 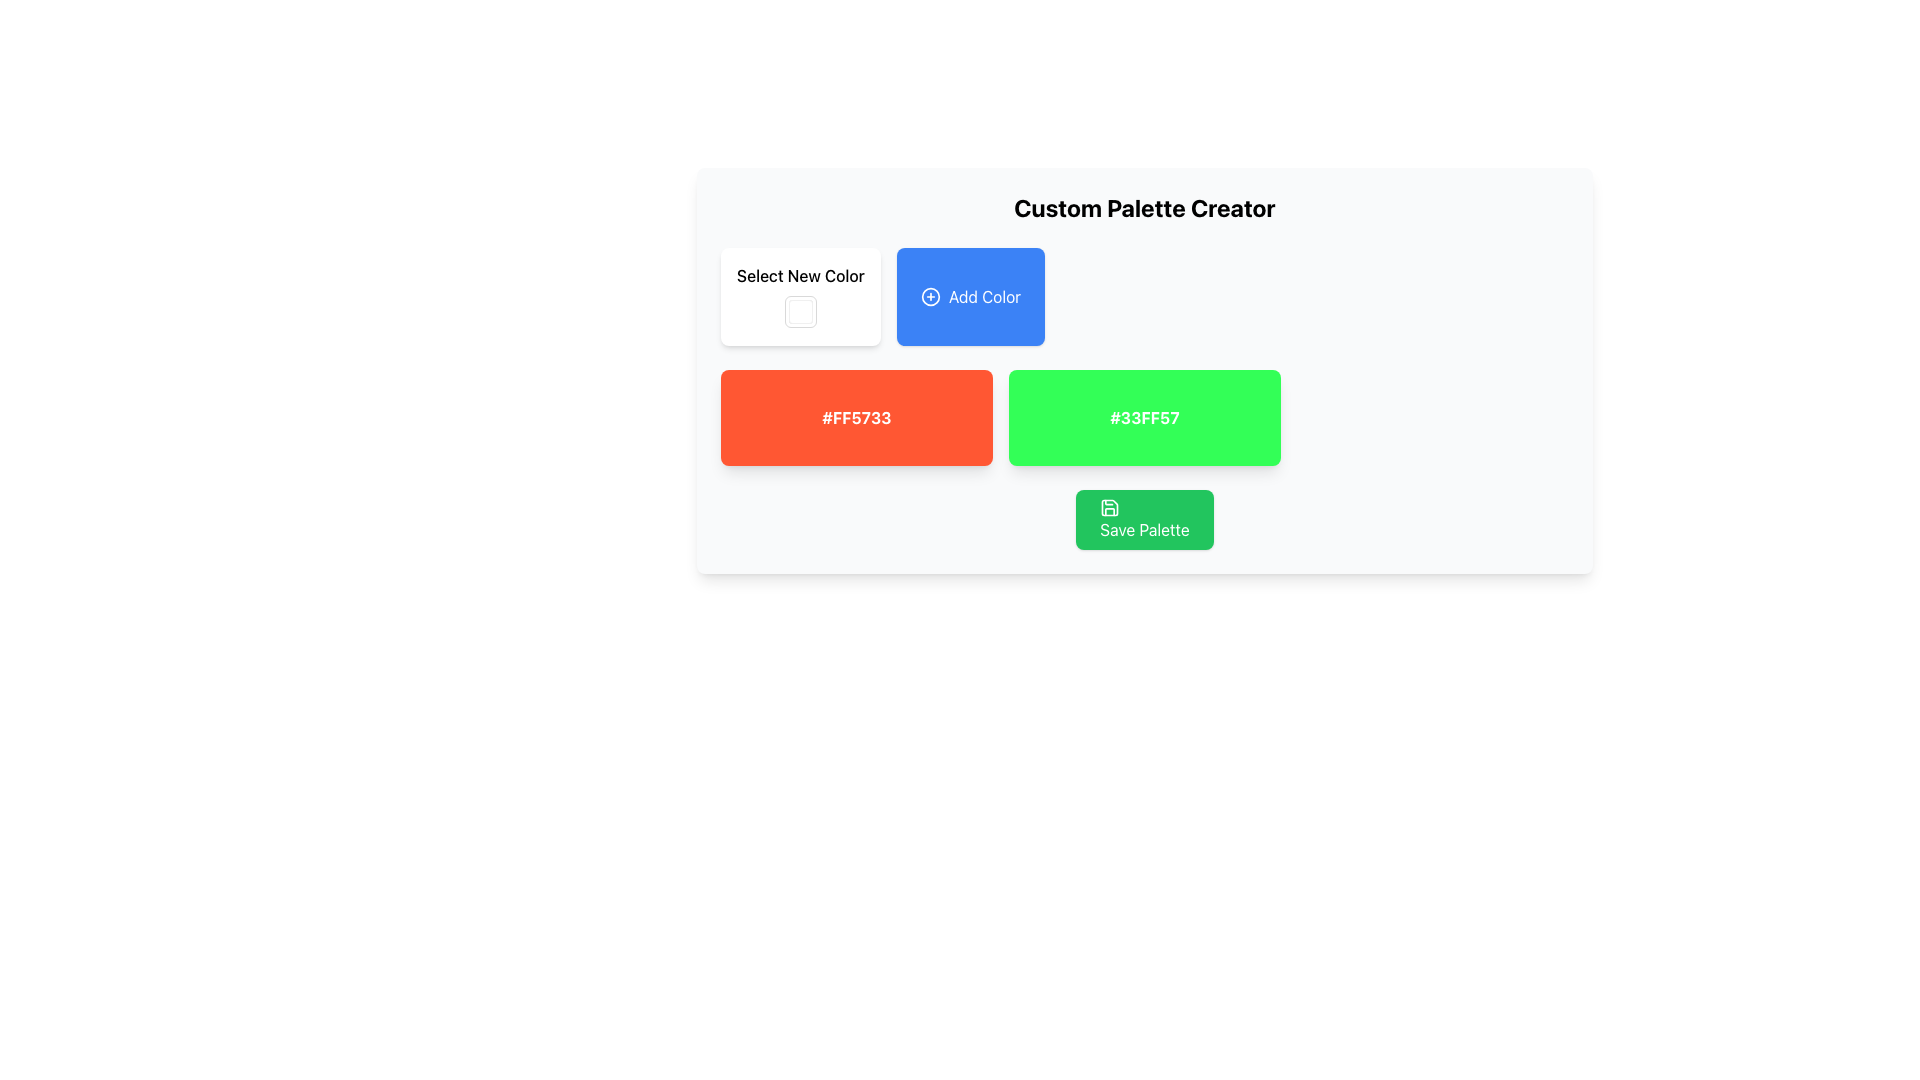 I want to click on the color picker trigger labeled 'Select New Color', so click(x=800, y=297).